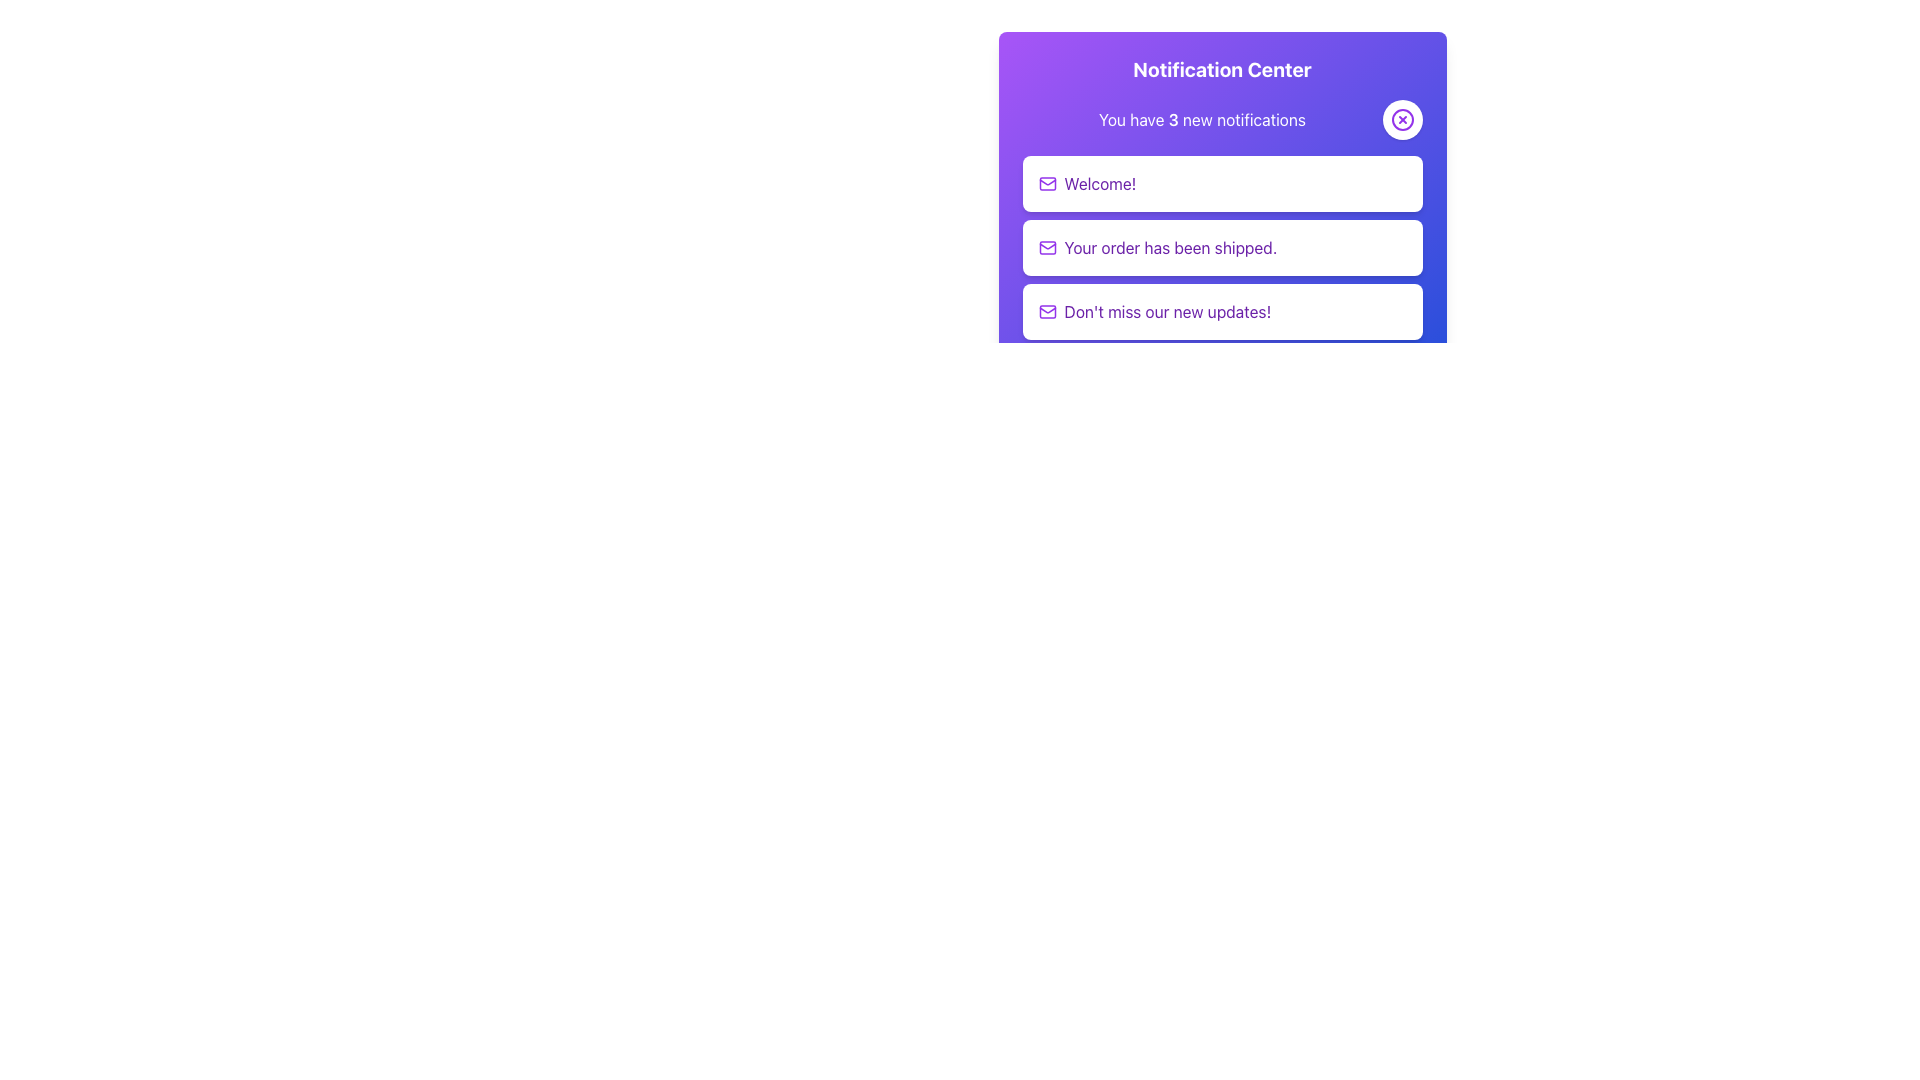  I want to click on the graphical email icon component located to the left of the text message 'Your order has been shipped' in the second notification item of the notification center, so click(1046, 246).